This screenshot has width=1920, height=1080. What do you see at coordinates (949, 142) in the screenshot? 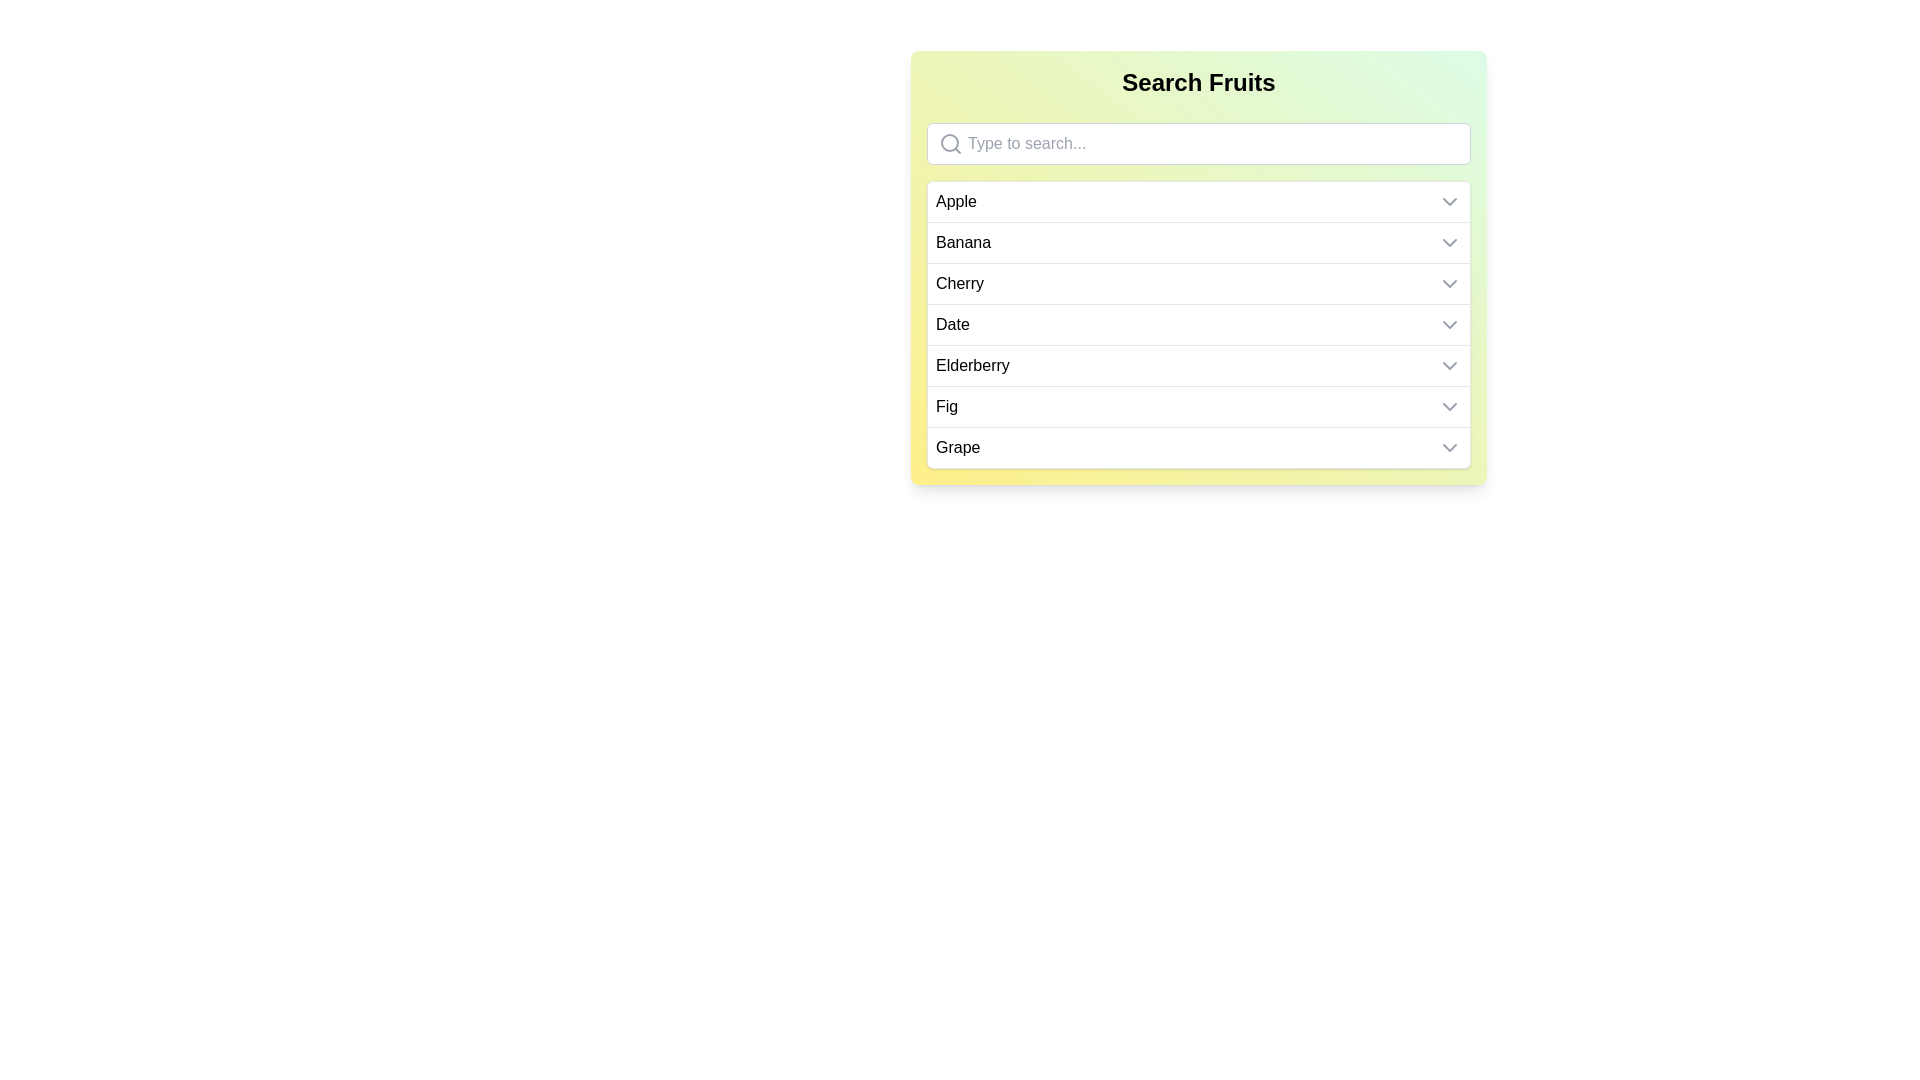
I see `the search icon located at the left end of the search bar, which indicates the search functionality` at bounding box center [949, 142].